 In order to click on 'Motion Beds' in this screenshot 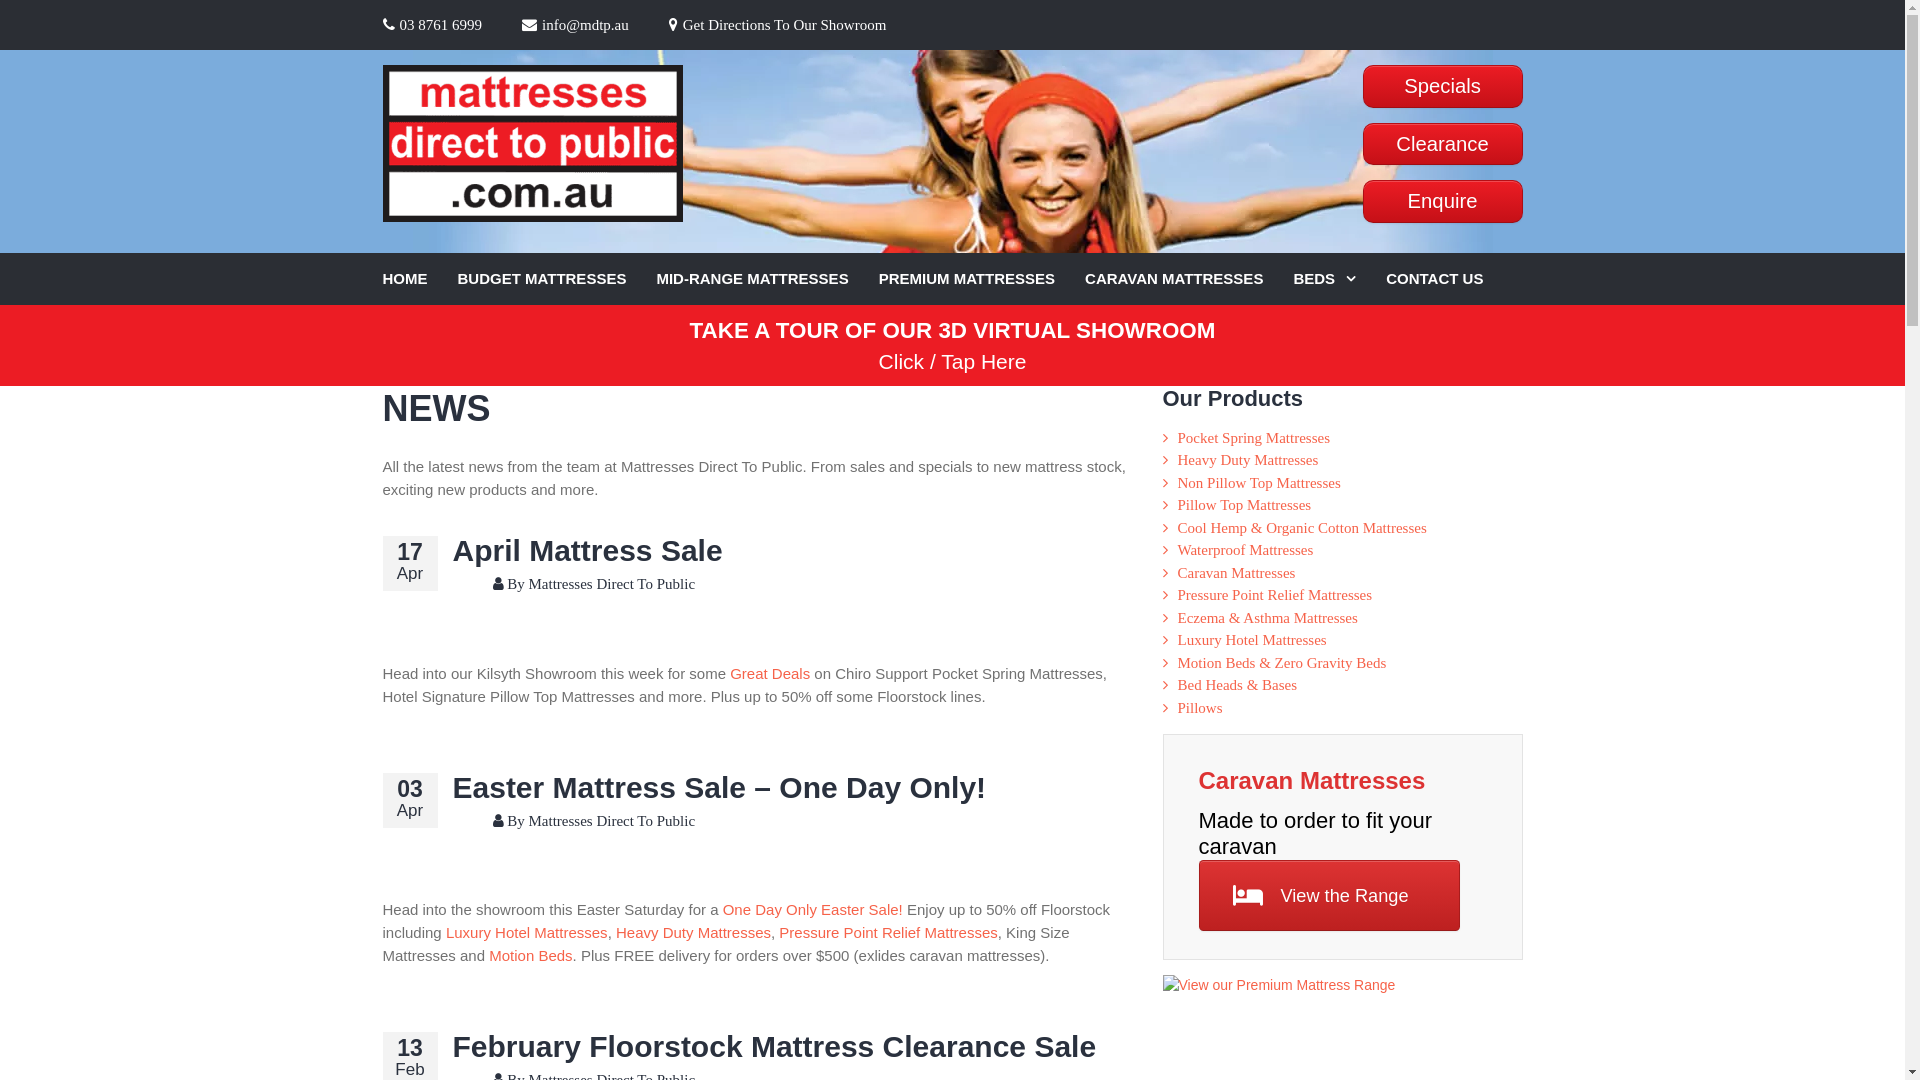, I will do `click(530, 954)`.